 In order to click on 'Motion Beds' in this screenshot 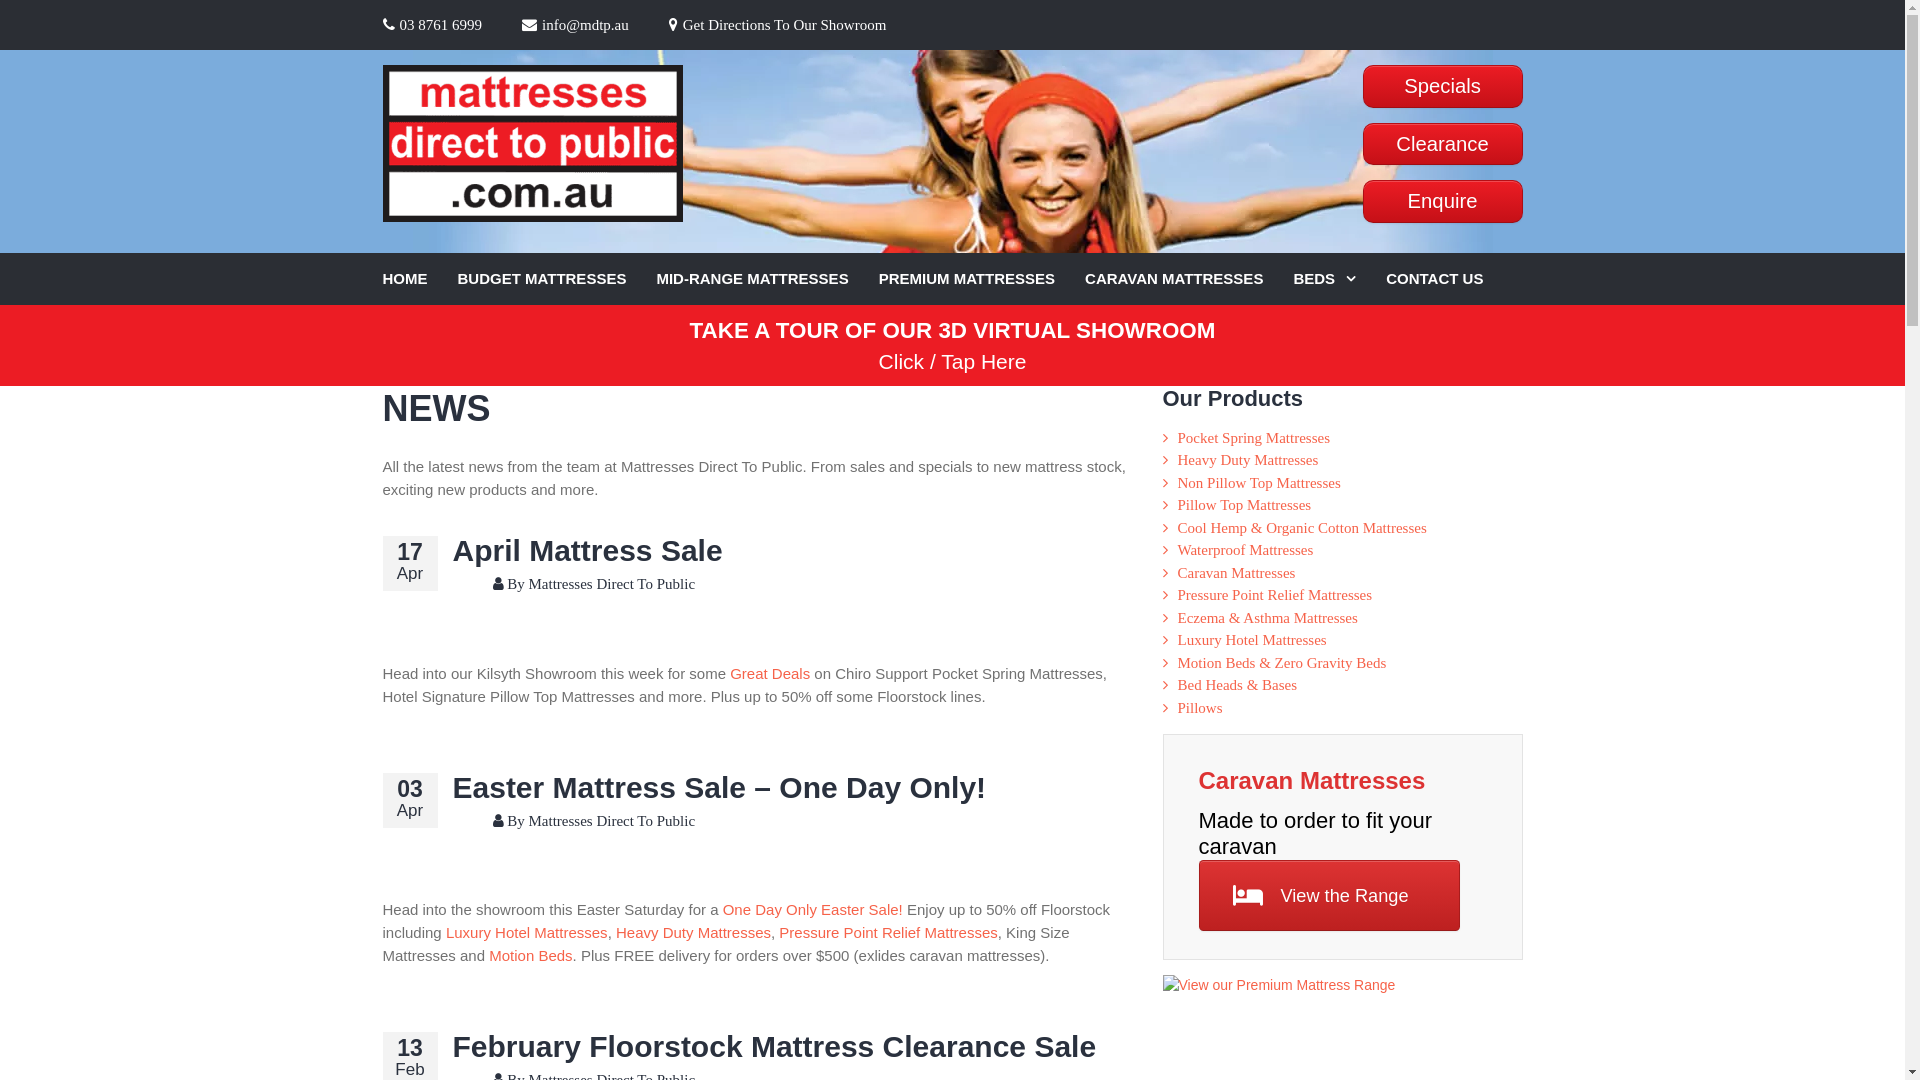, I will do `click(530, 954)`.